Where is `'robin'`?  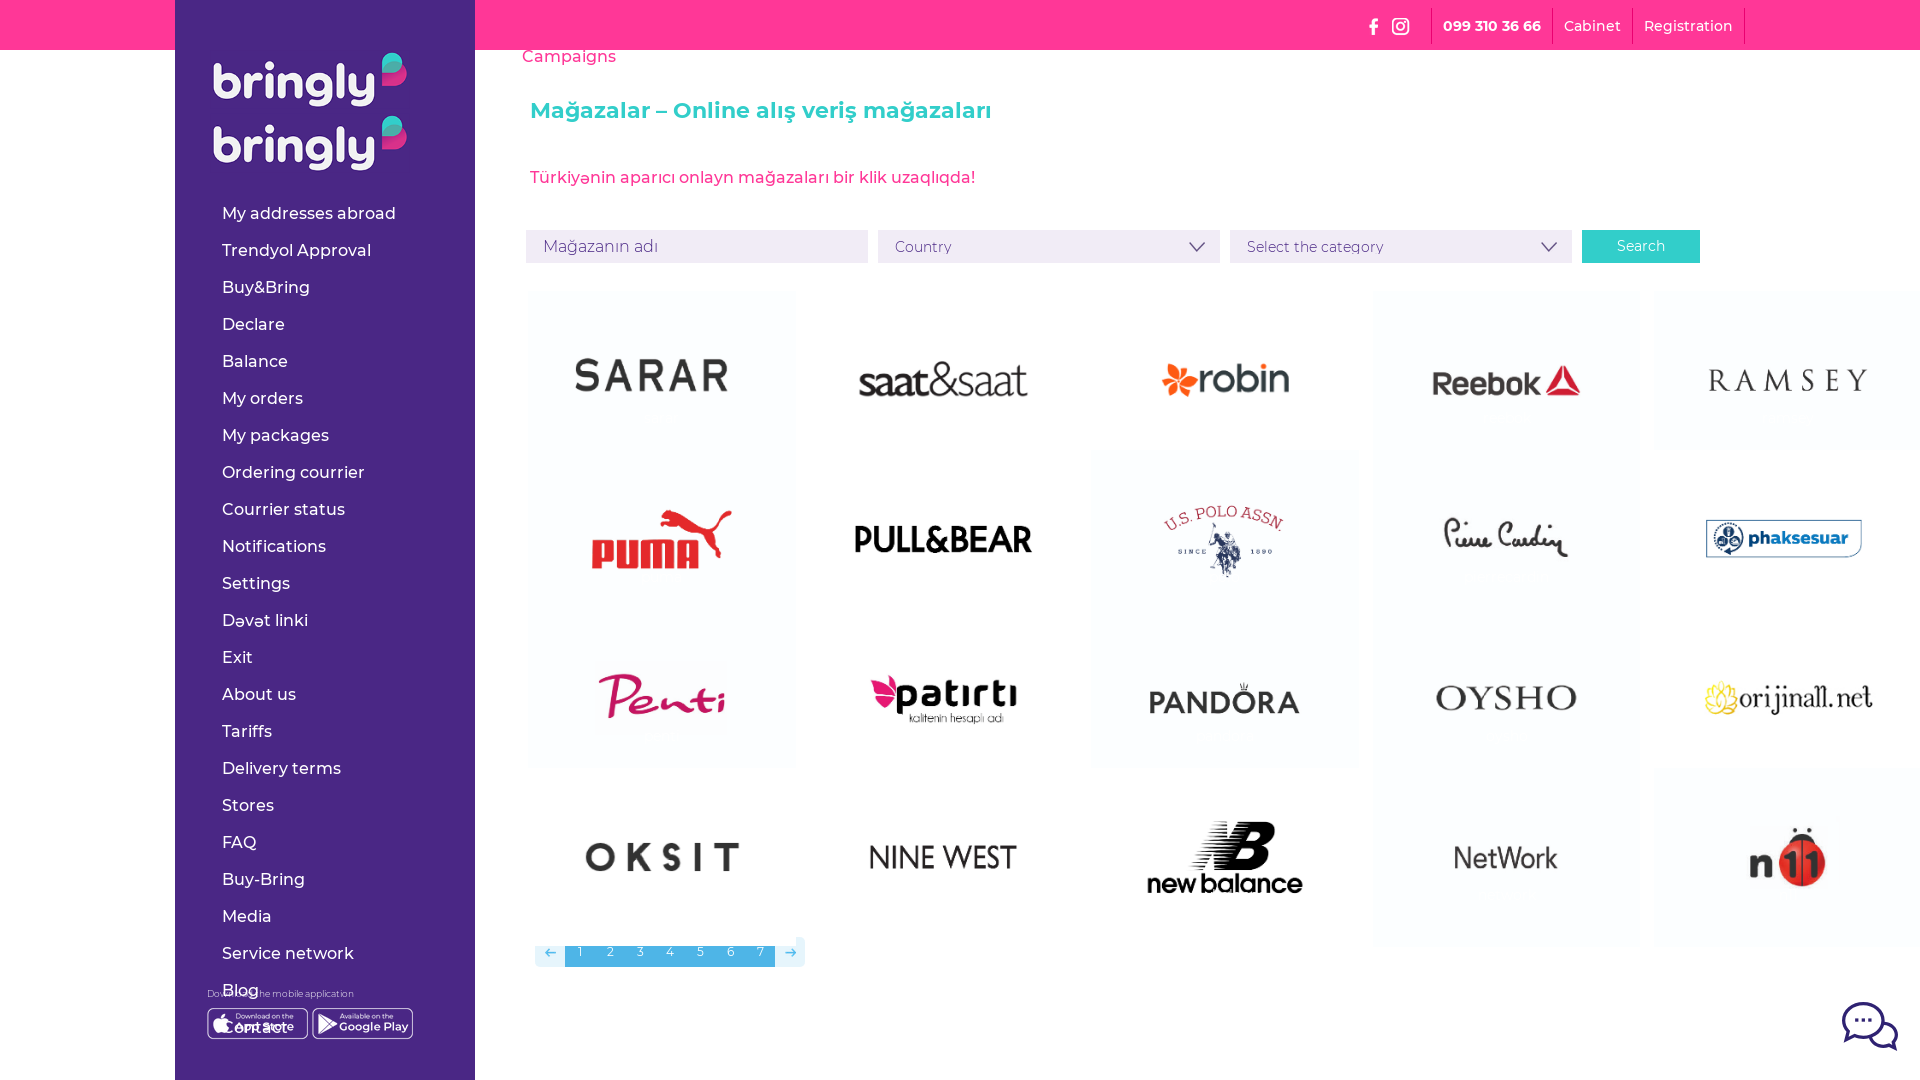 'robin' is located at coordinates (1223, 416).